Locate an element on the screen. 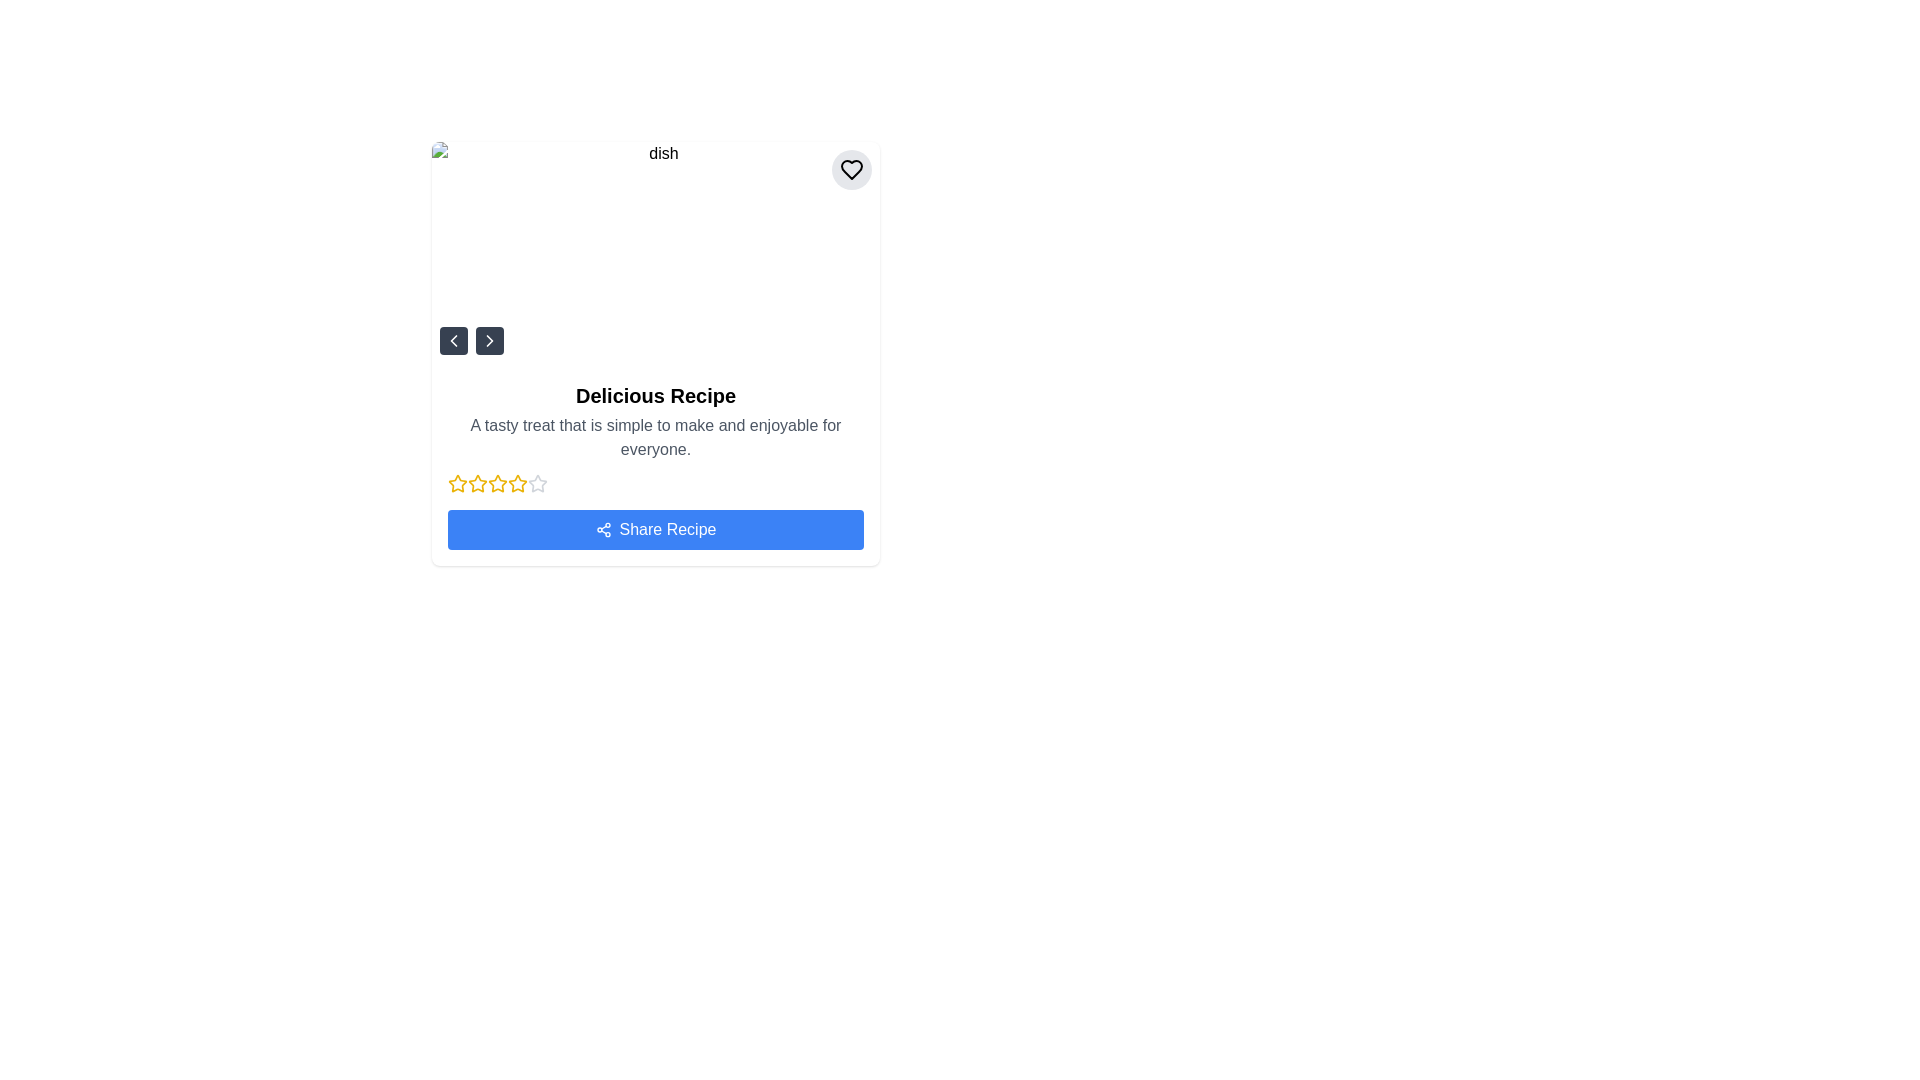 The width and height of the screenshot is (1920, 1080). the circular button located in the top-right corner of the image card, which features a light gray background and a black heart-shaped icon is located at coordinates (851, 168).